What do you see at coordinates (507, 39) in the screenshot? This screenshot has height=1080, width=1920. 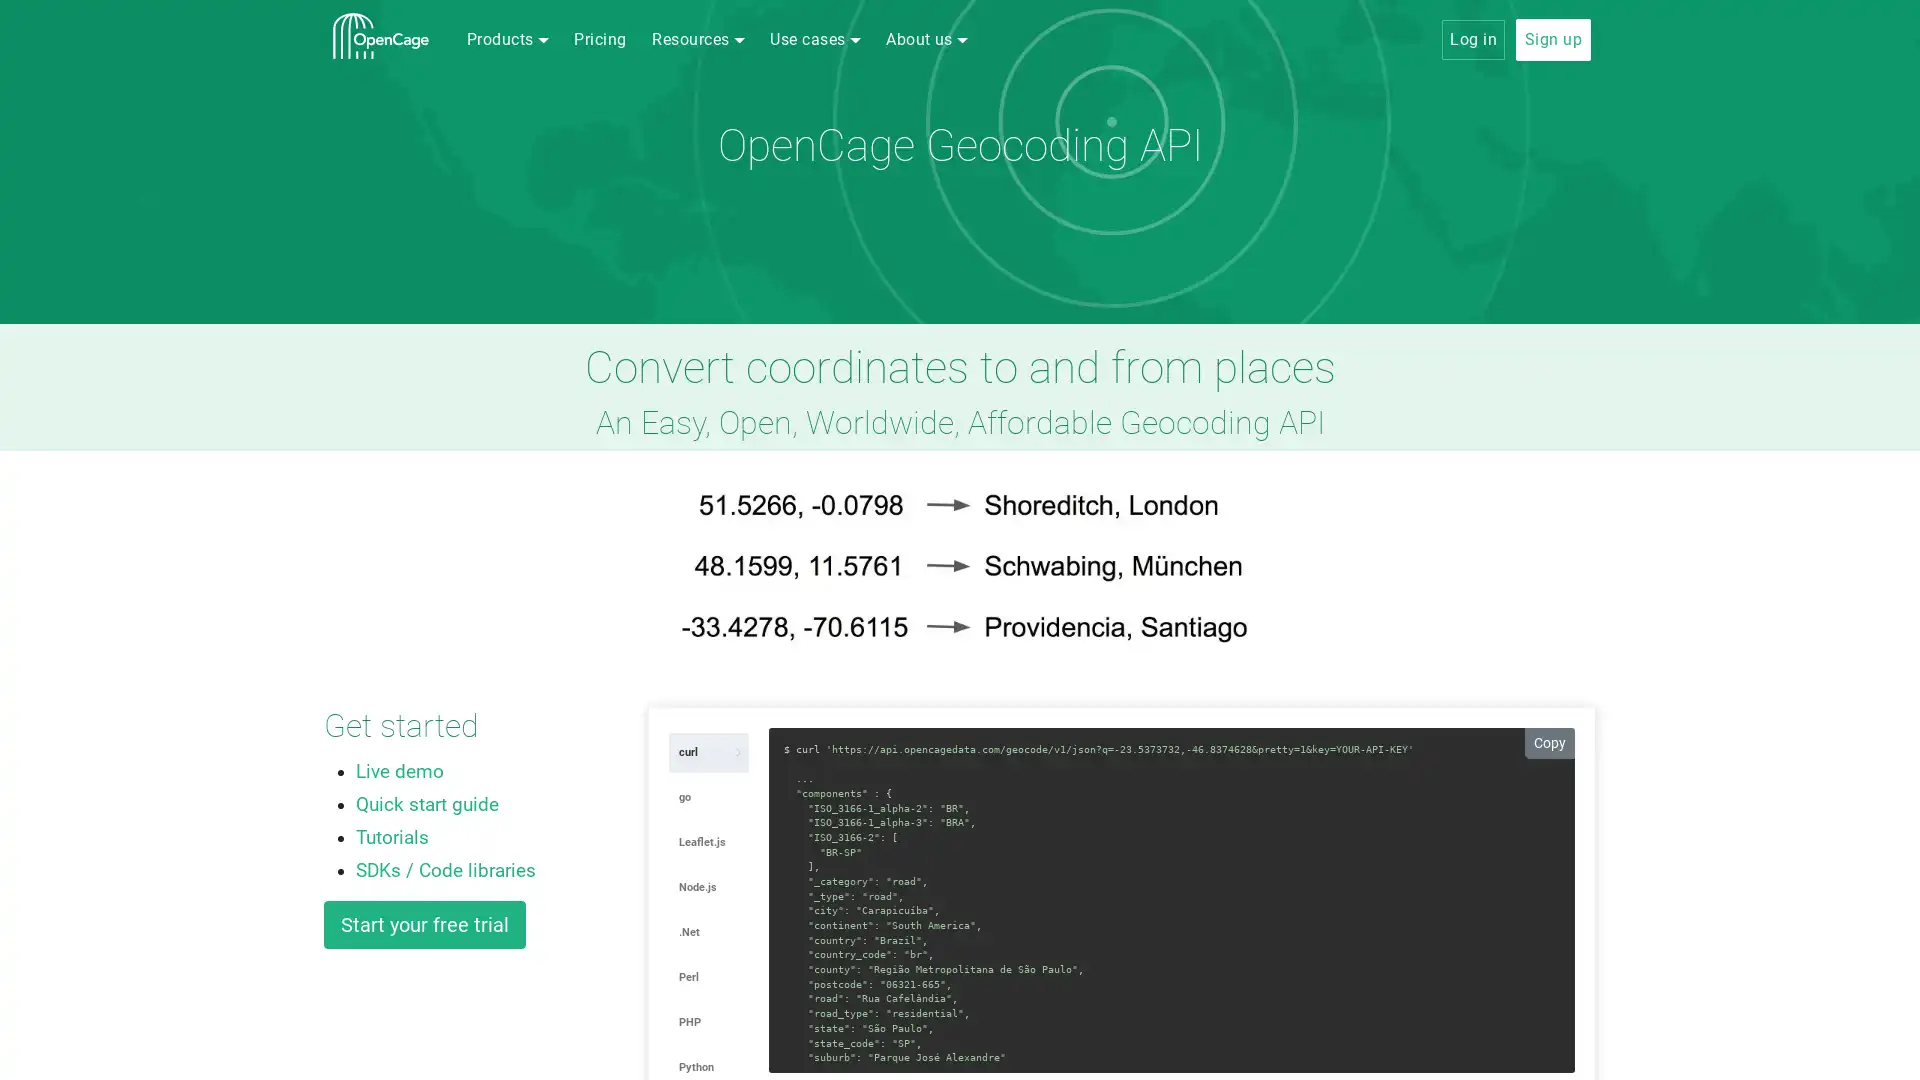 I see `Products` at bounding box center [507, 39].